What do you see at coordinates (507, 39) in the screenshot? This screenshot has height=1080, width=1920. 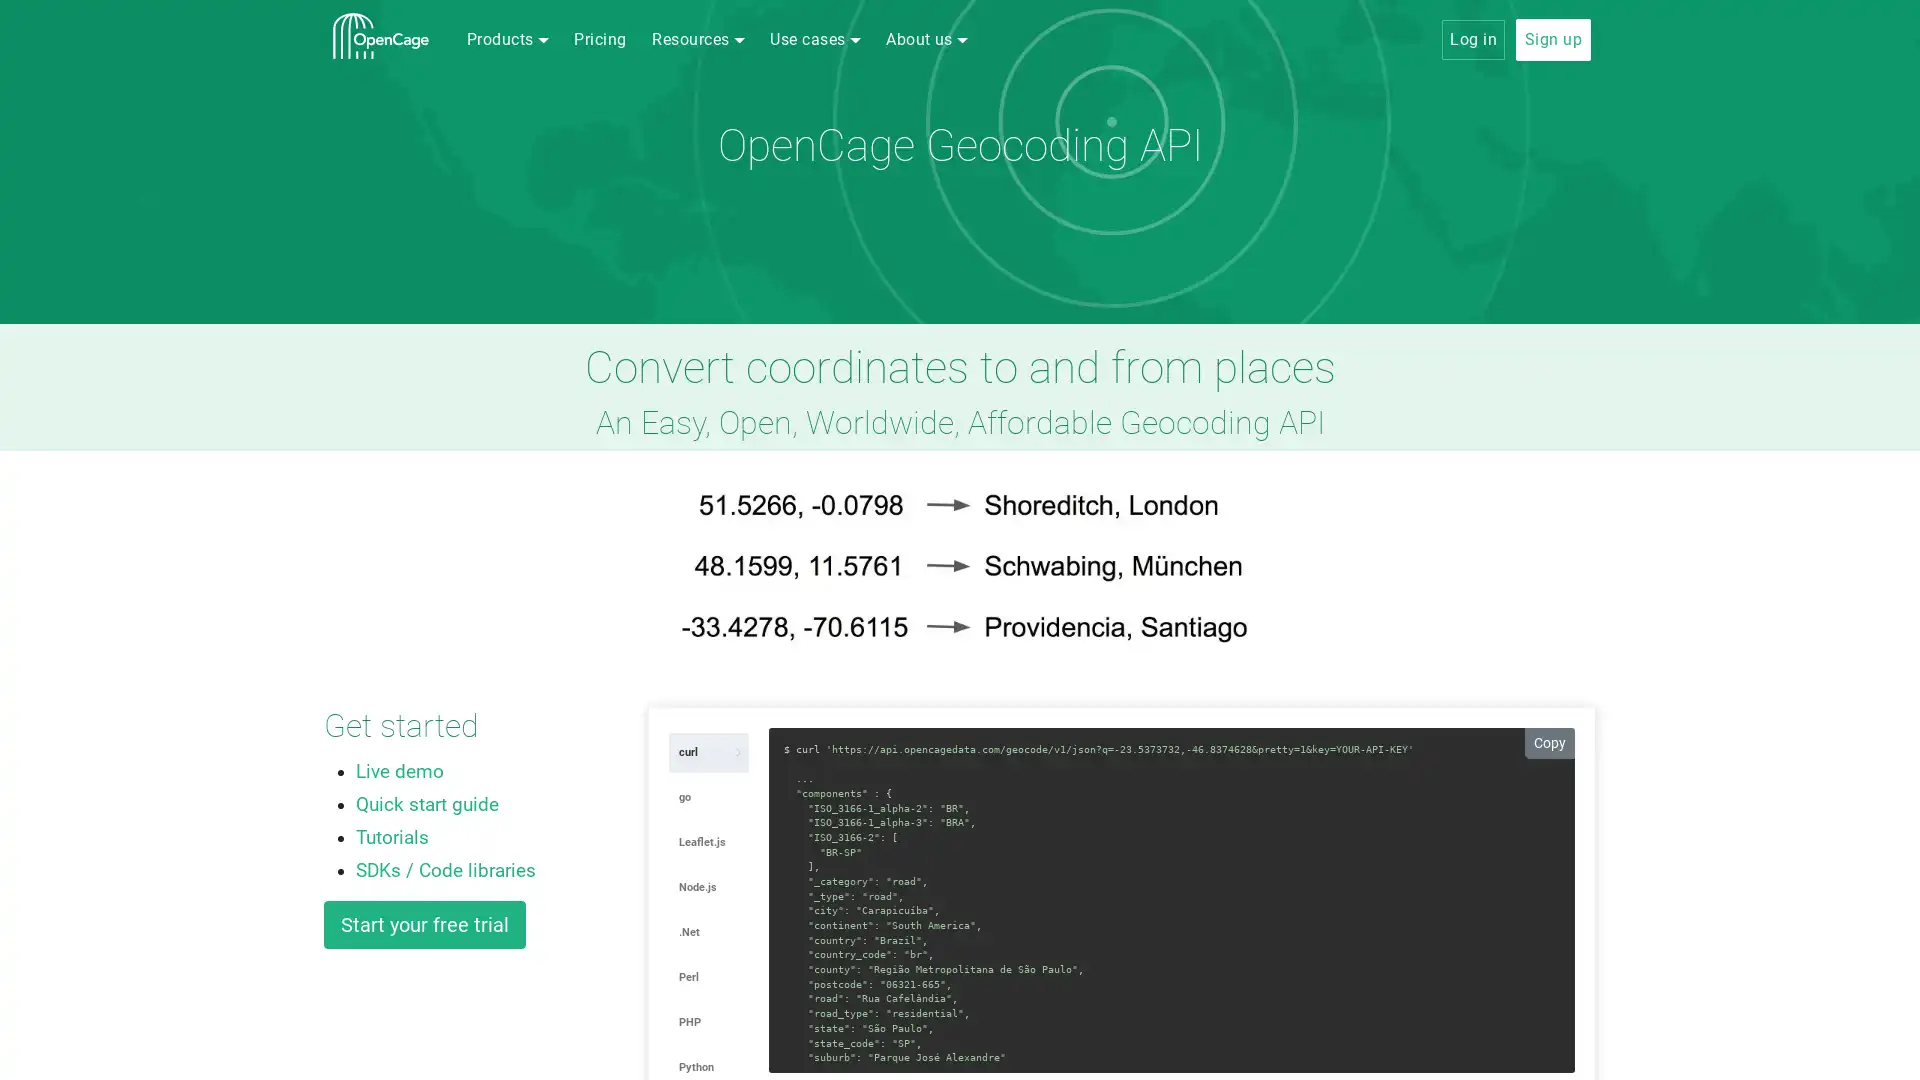 I see `Products` at bounding box center [507, 39].